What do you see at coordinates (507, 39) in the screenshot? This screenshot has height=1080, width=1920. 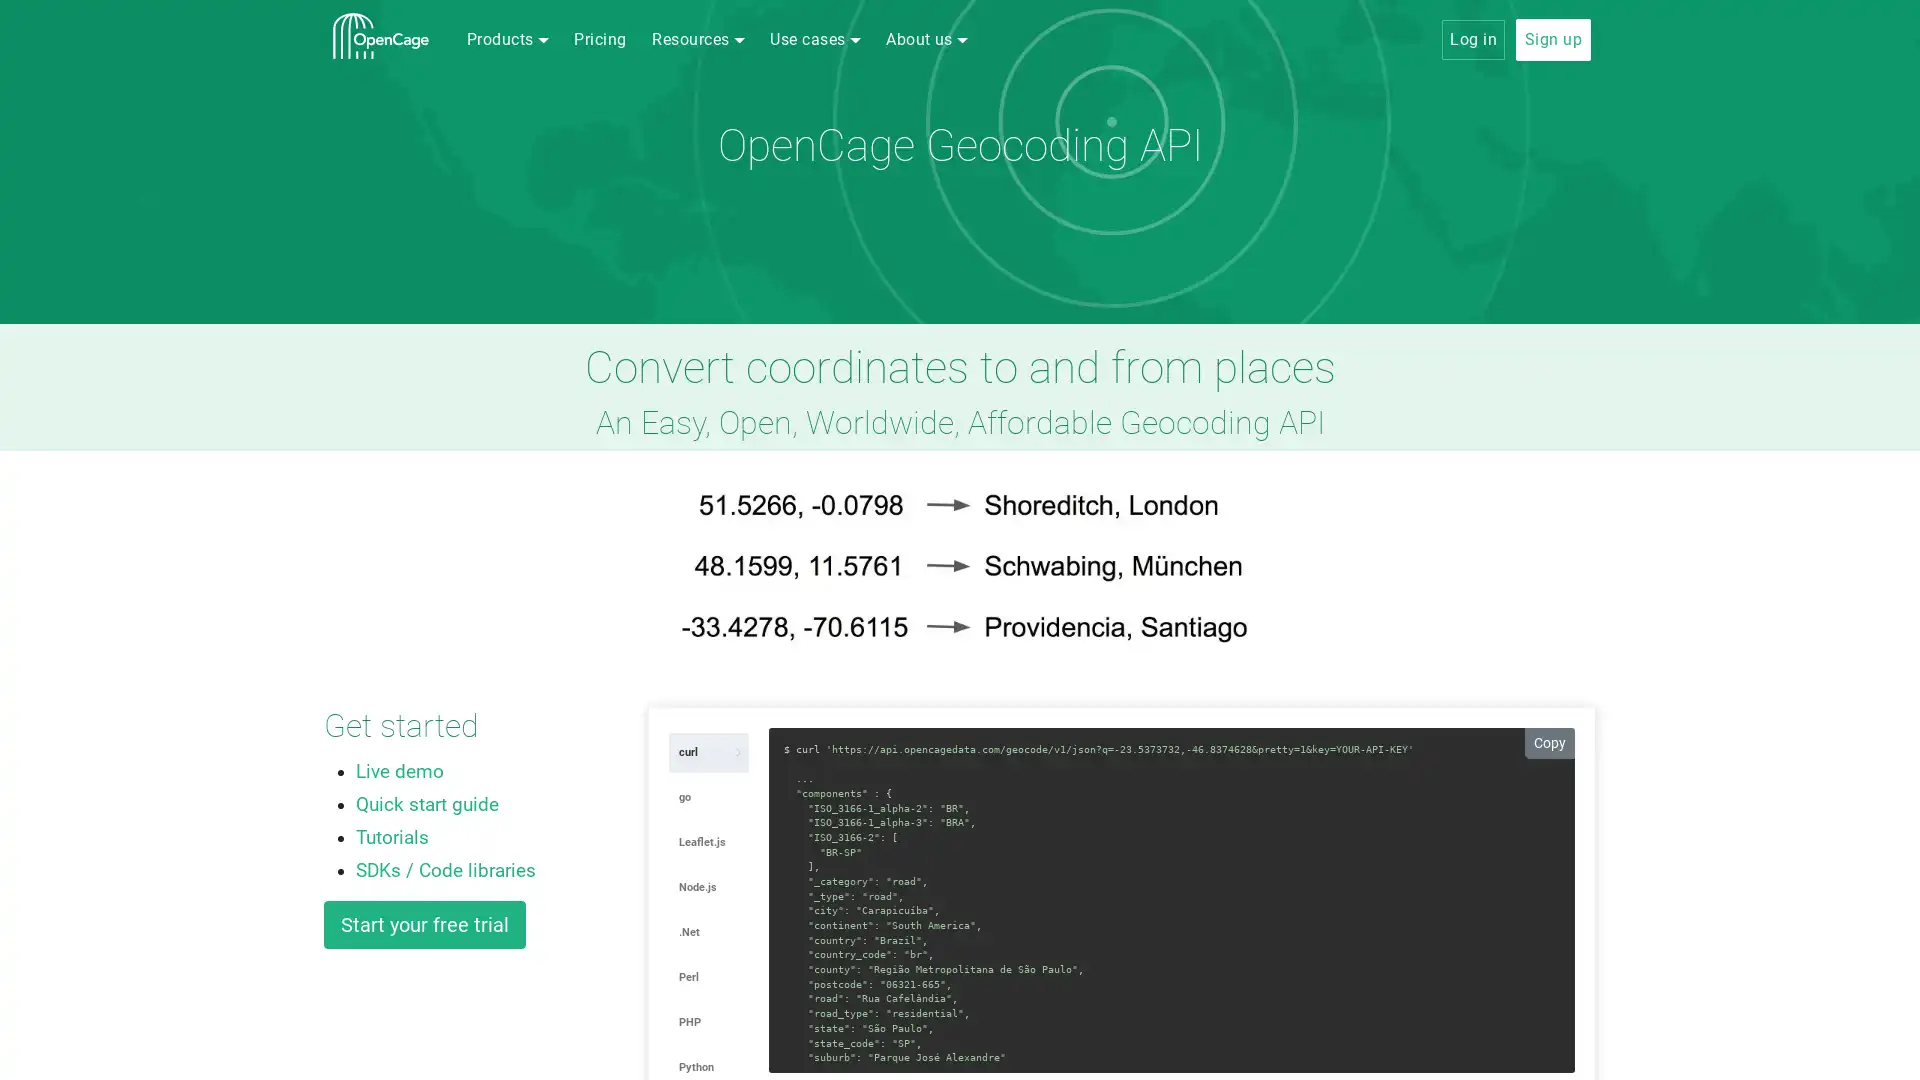 I see `Products` at bounding box center [507, 39].